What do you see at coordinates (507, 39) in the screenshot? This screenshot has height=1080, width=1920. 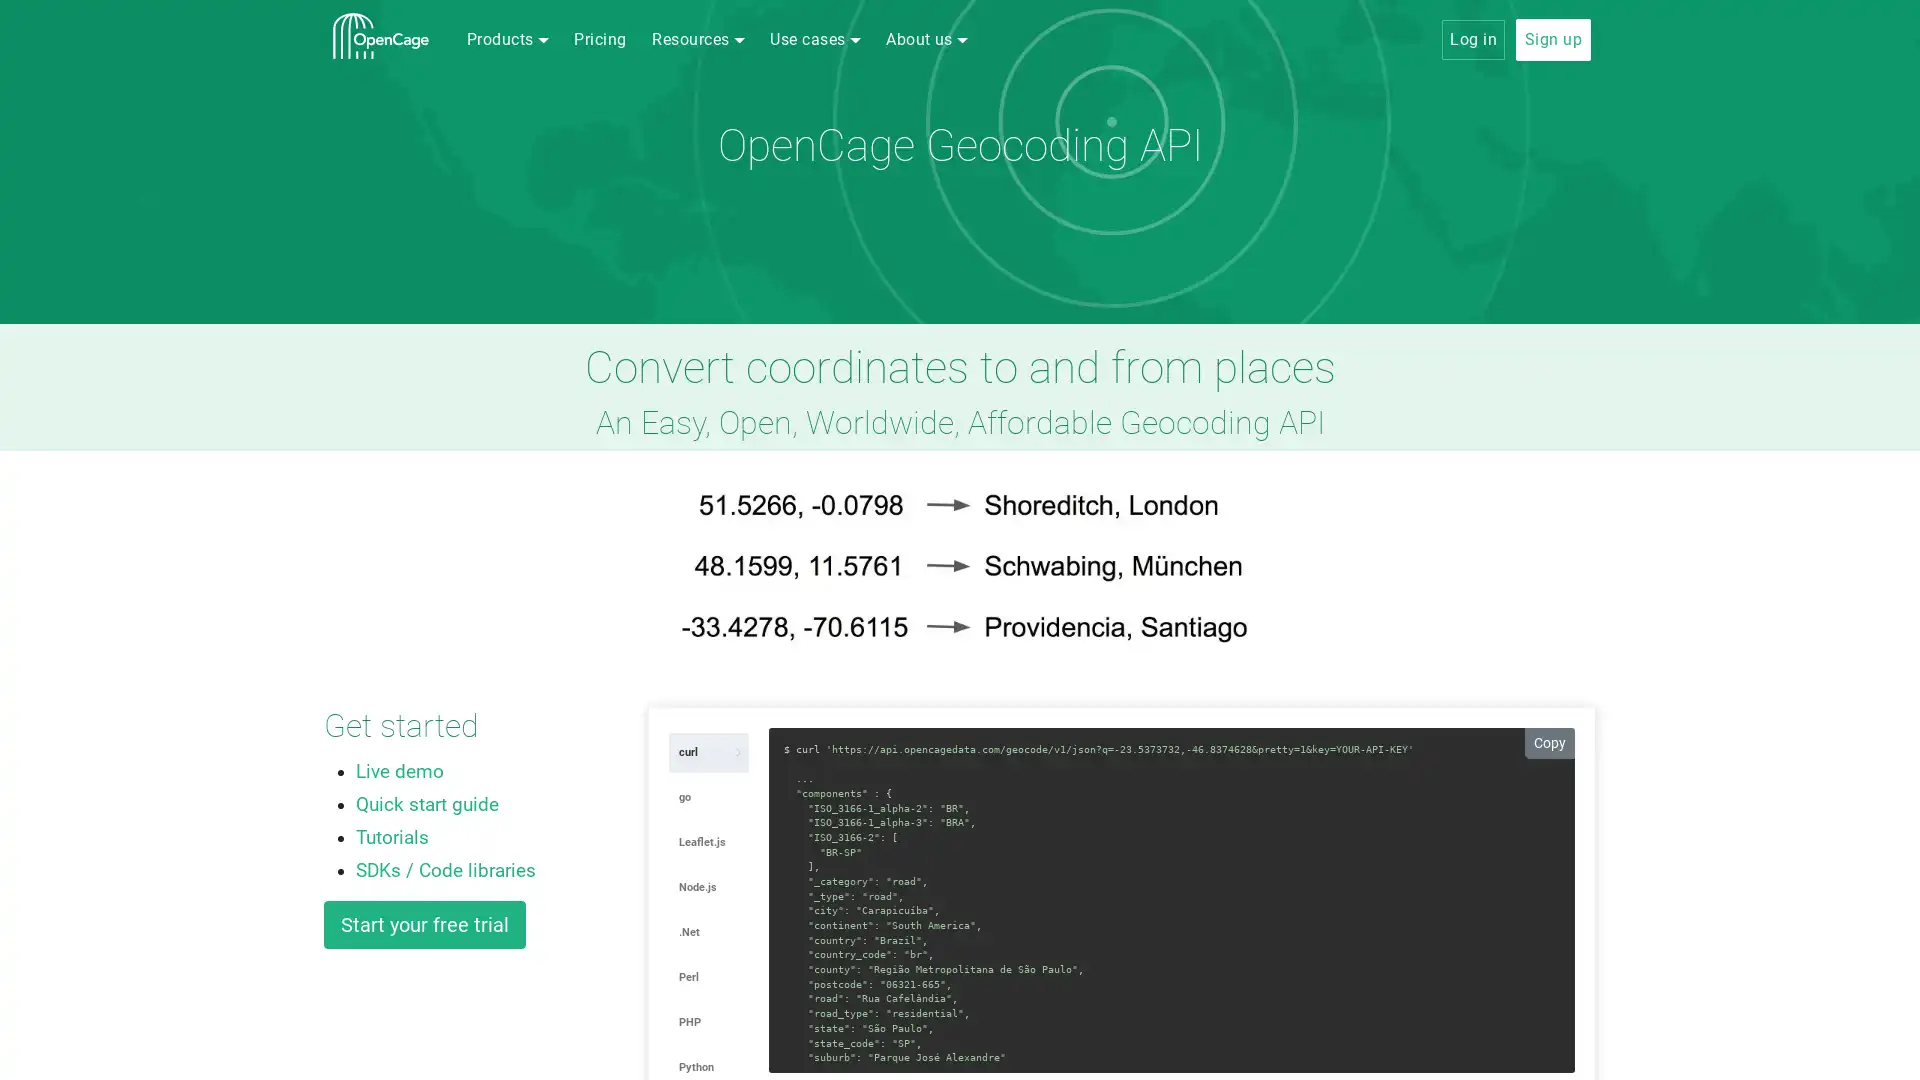 I see `Products` at bounding box center [507, 39].